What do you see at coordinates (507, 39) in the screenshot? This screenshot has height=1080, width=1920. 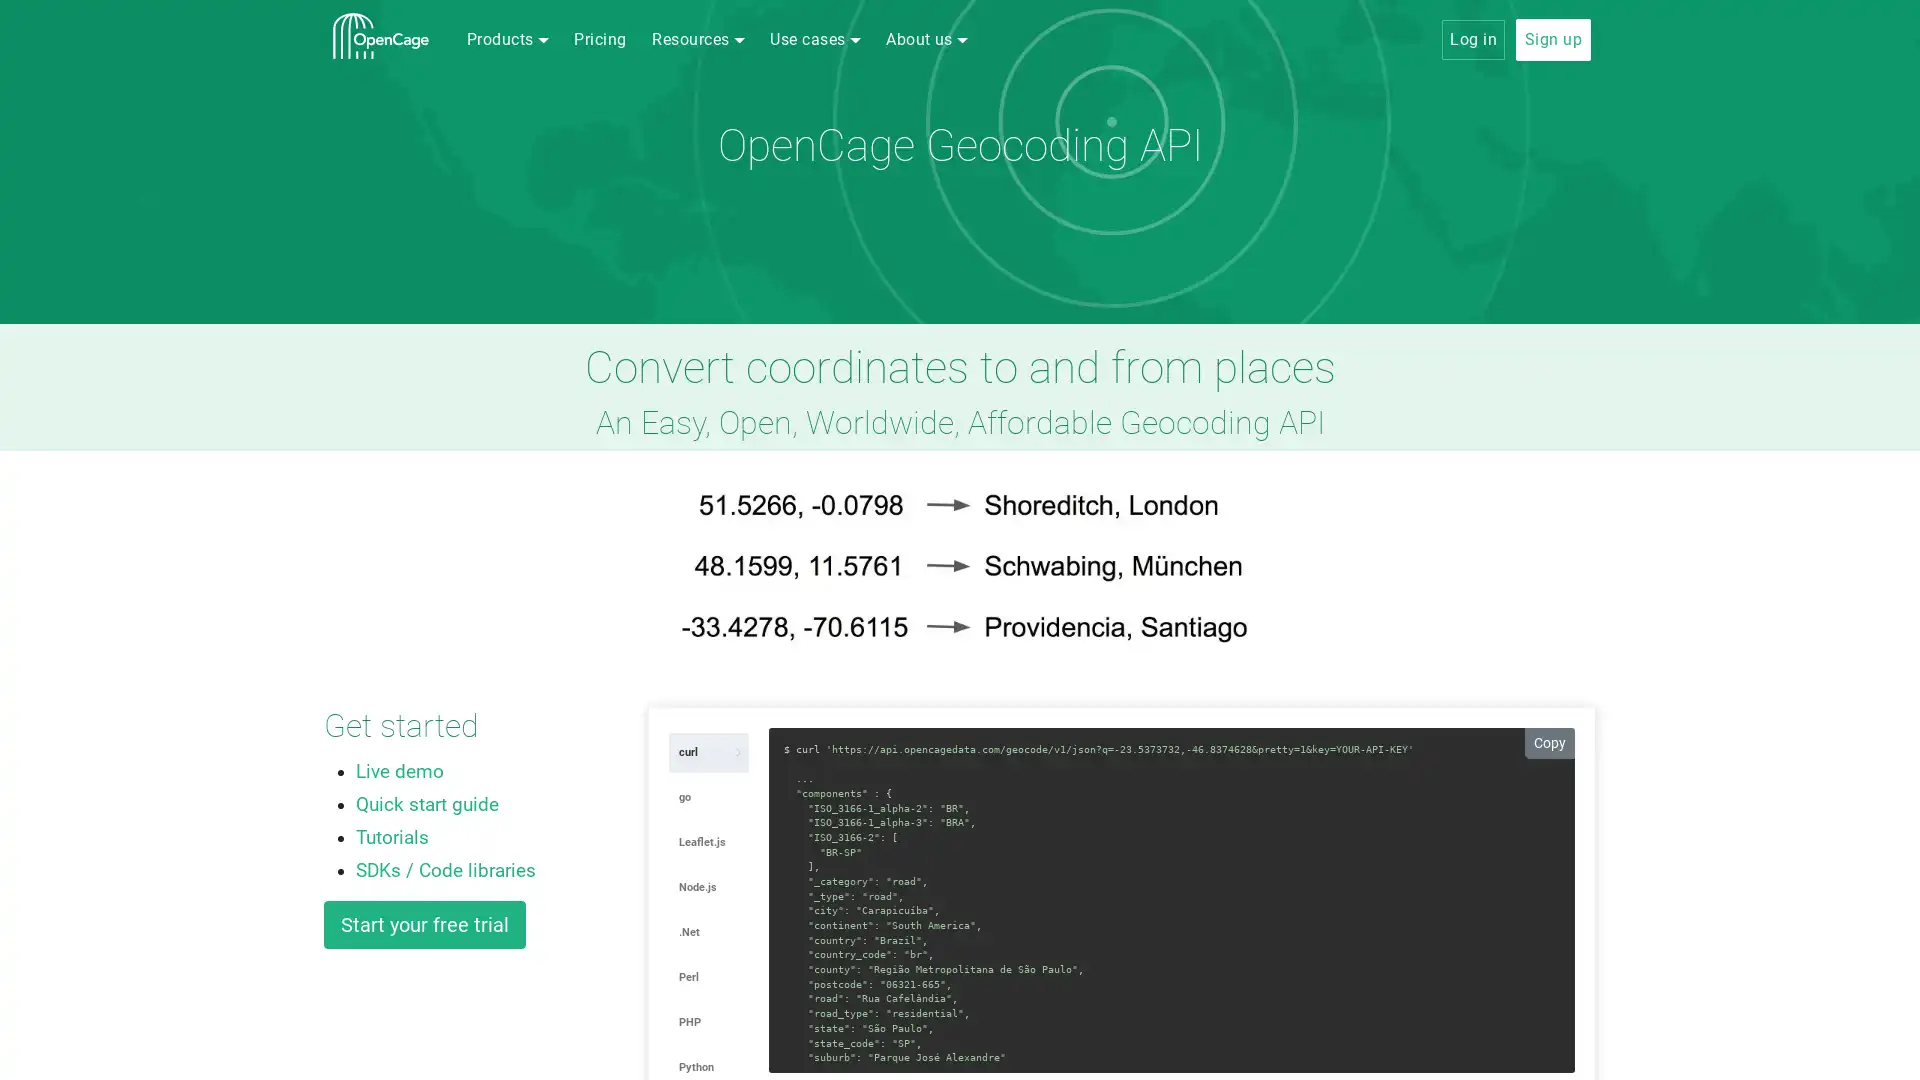 I see `Products` at bounding box center [507, 39].